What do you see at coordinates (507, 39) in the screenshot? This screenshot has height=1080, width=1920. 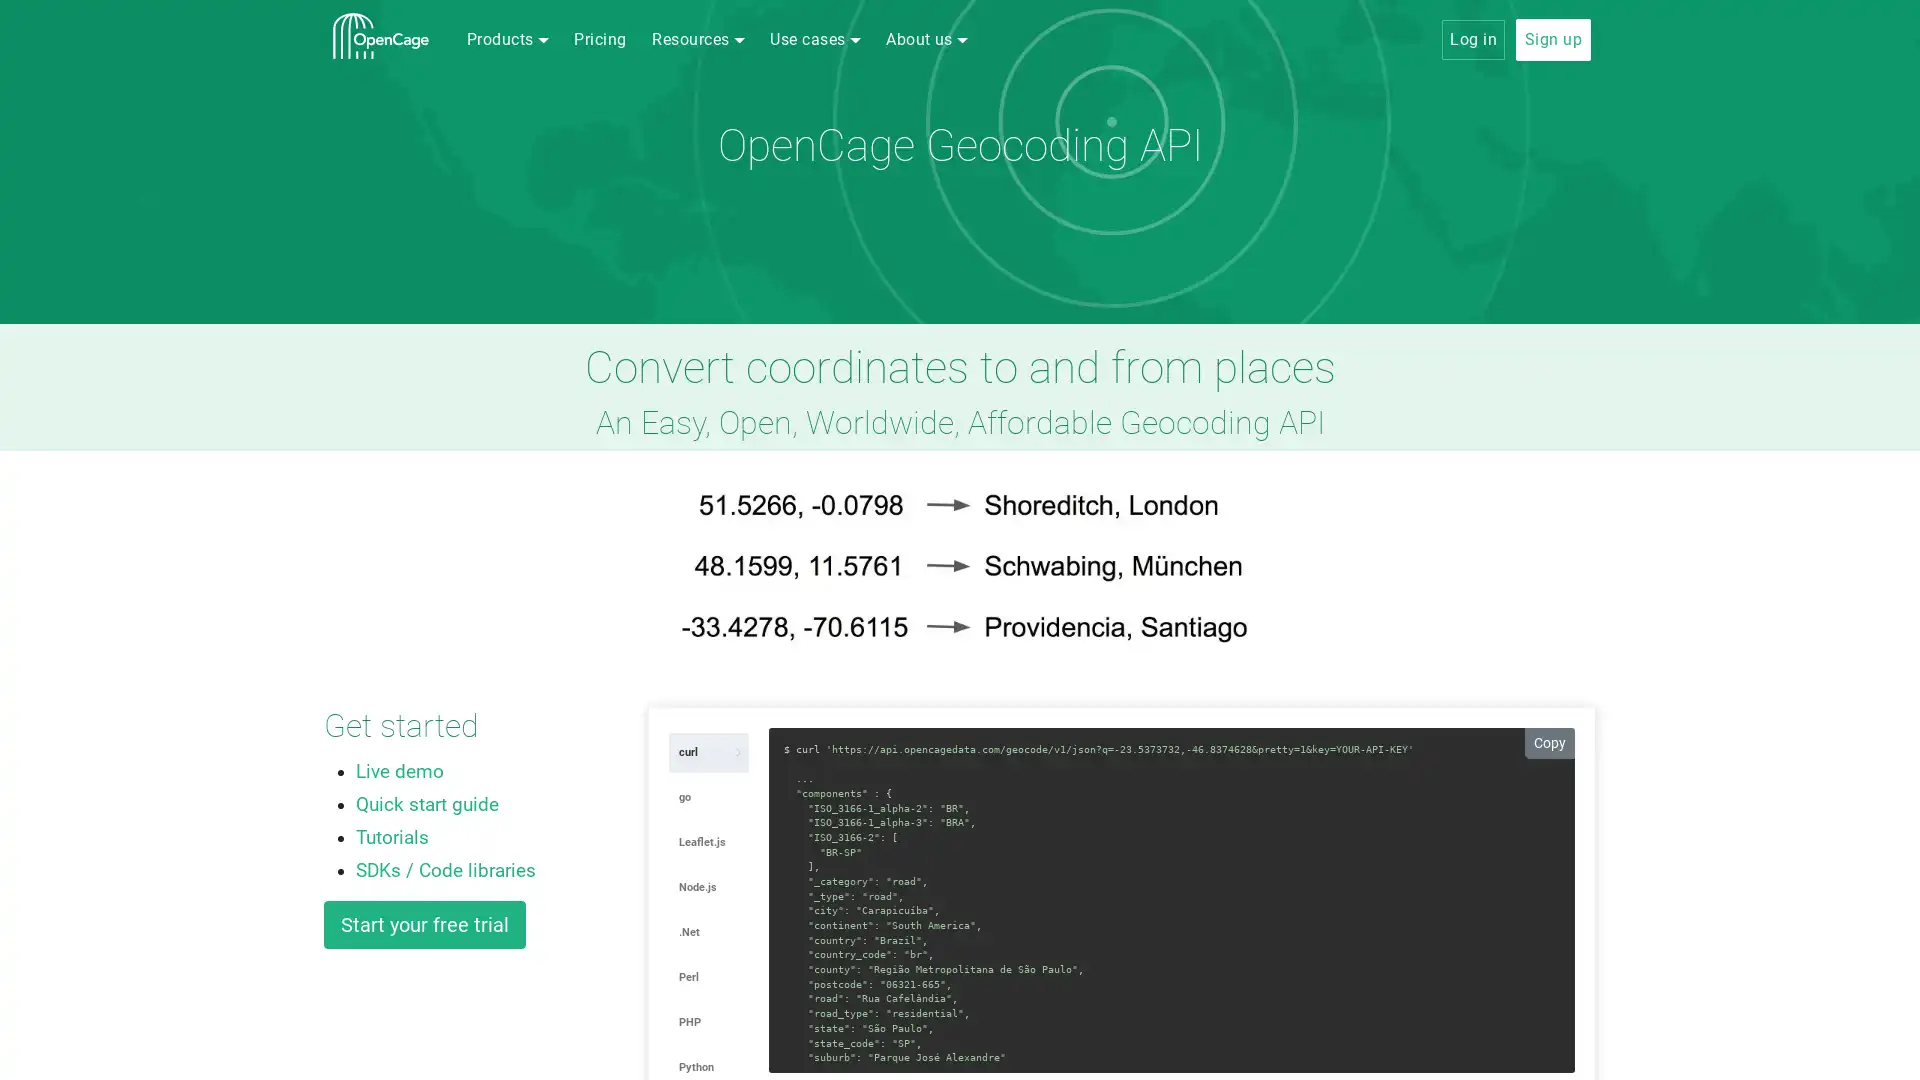 I see `Products` at bounding box center [507, 39].